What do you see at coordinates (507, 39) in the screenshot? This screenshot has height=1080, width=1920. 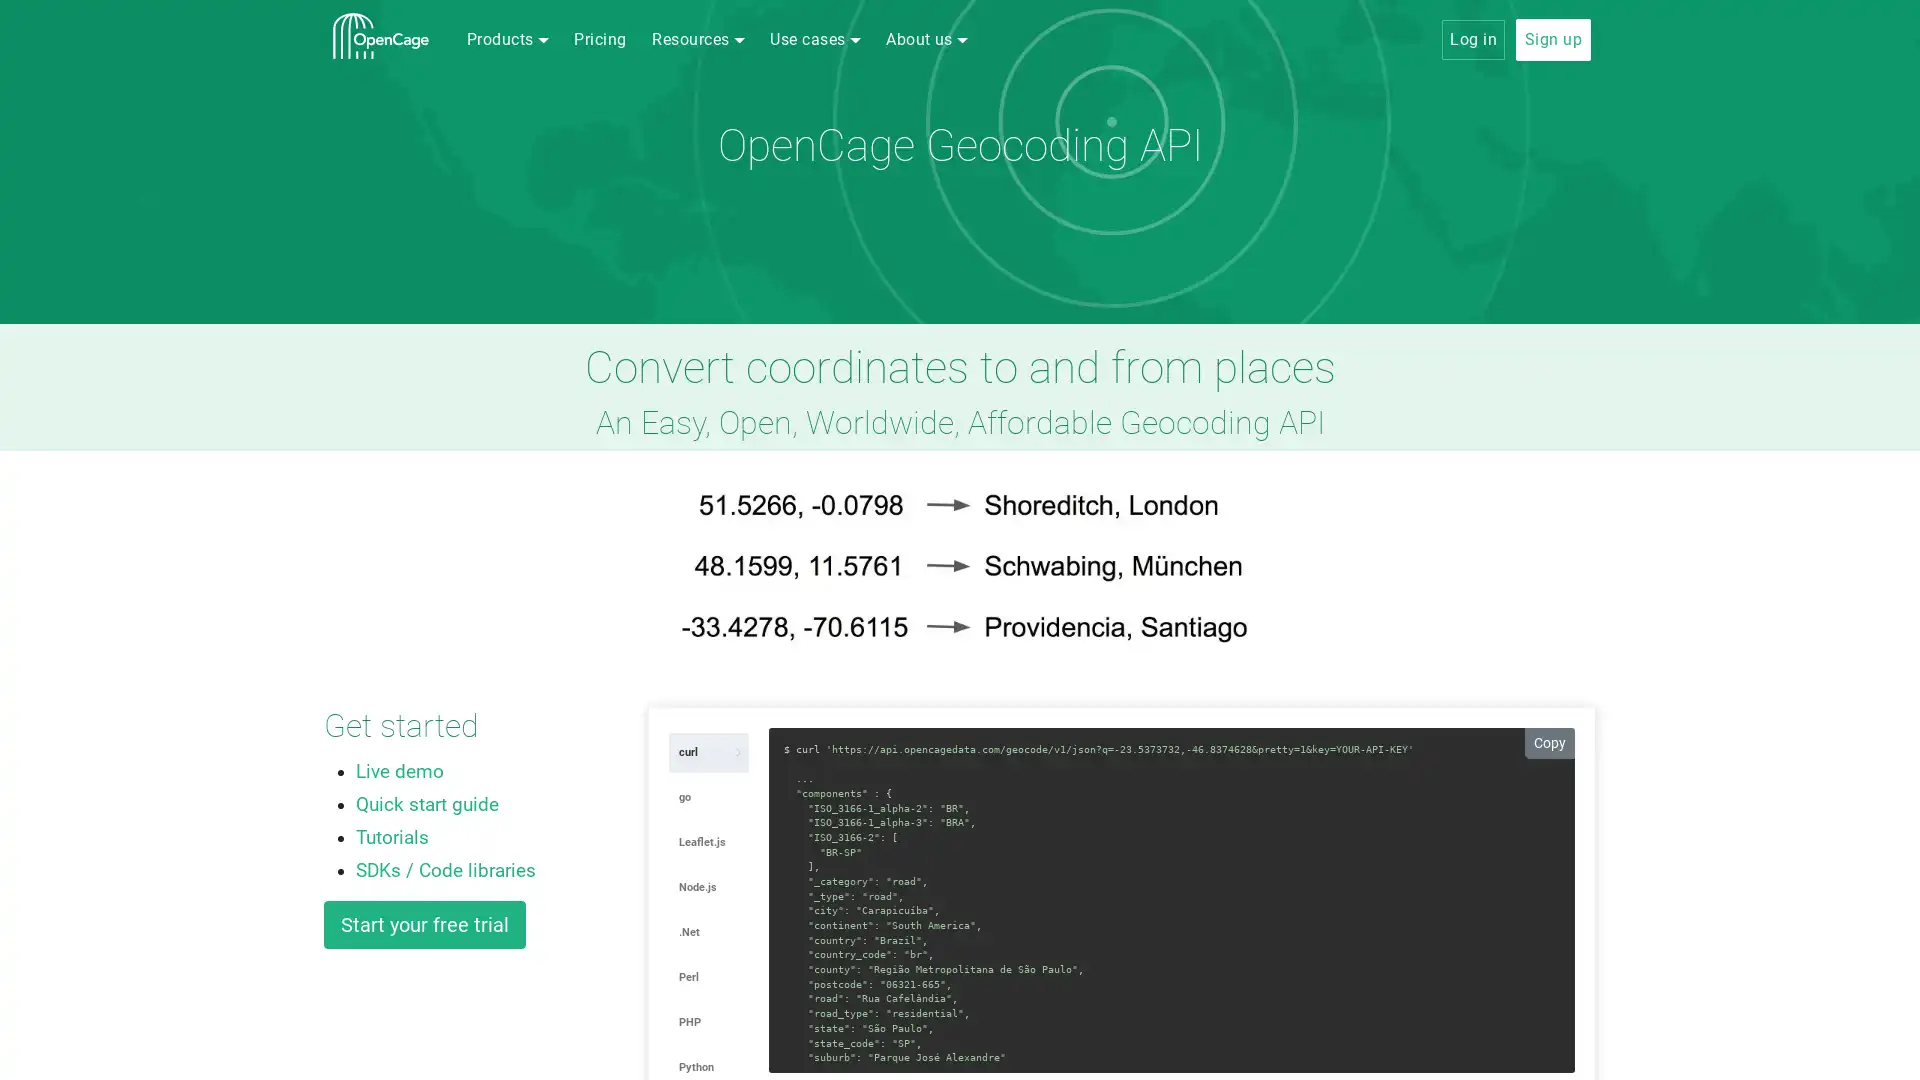 I see `Products` at bounding box center [507, 39].